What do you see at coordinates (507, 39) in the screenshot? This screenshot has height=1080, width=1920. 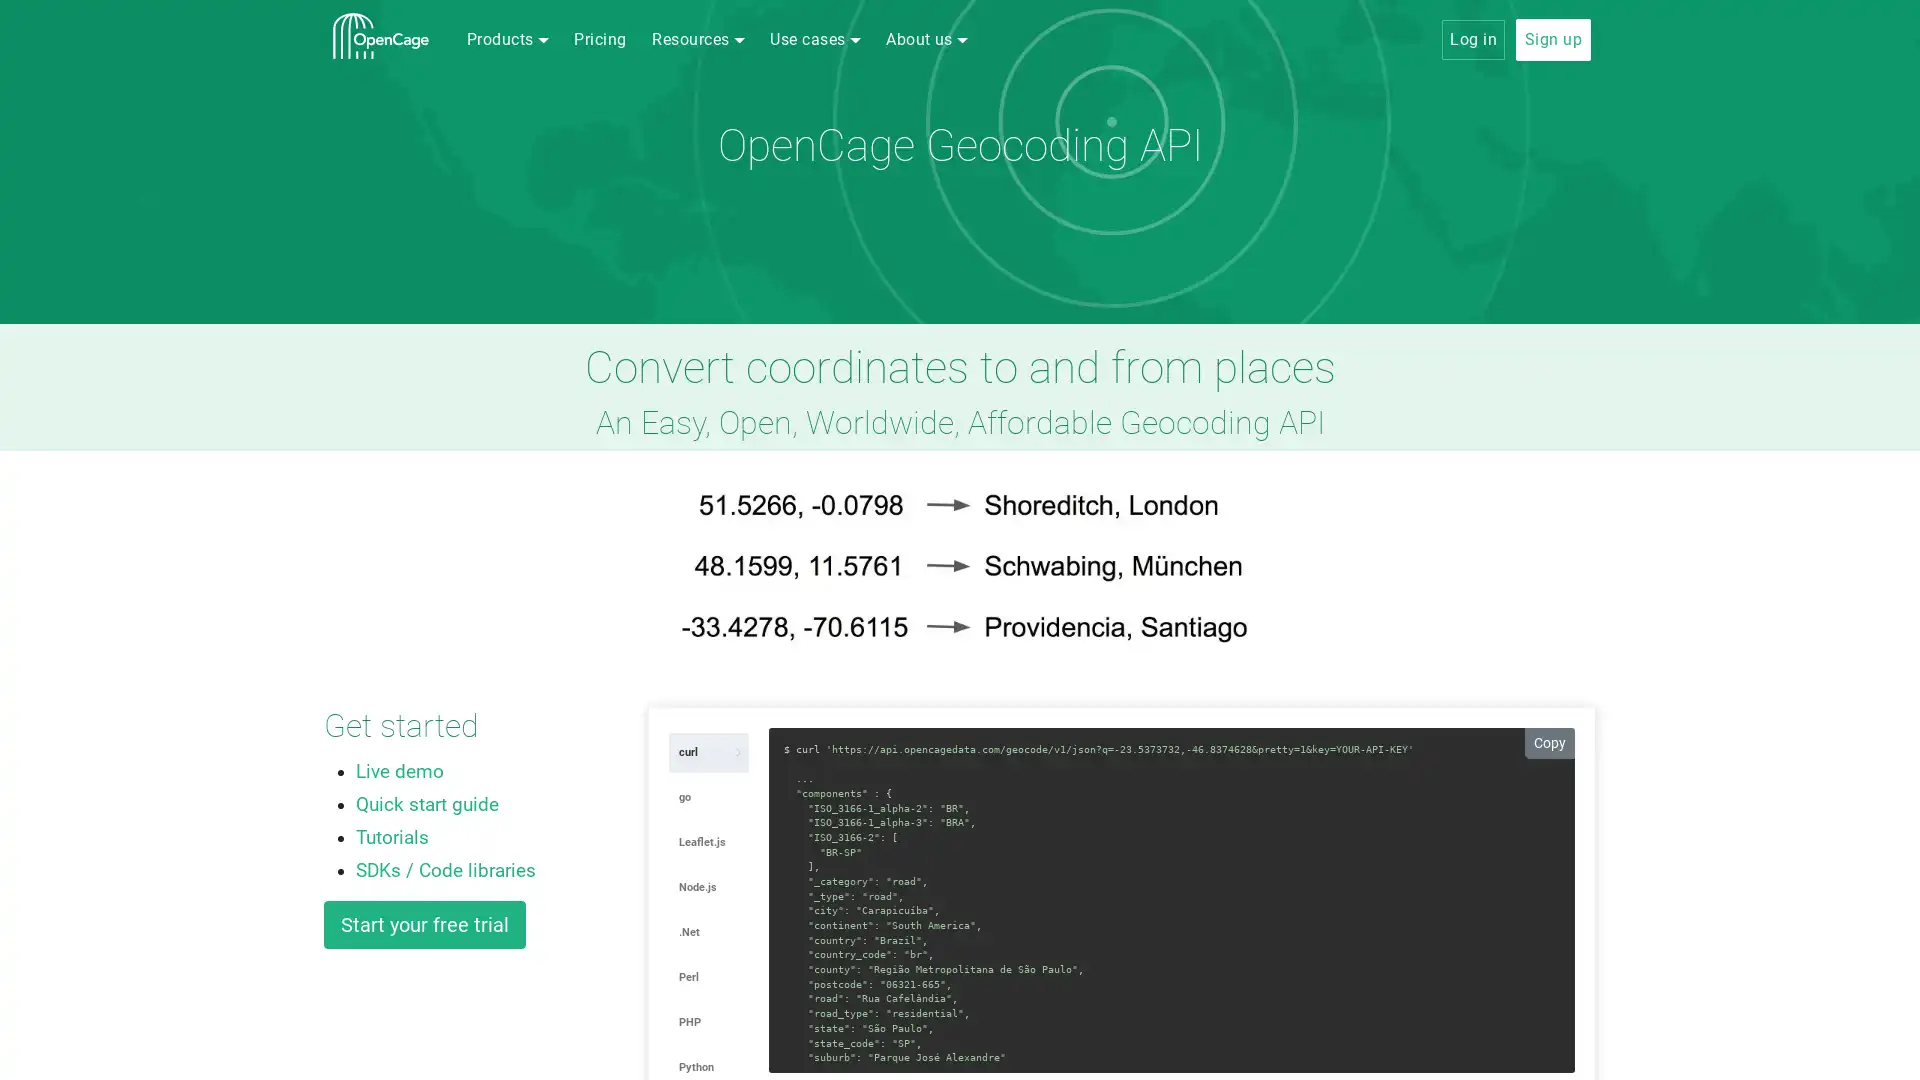 I see `Products` at bounding box center [507, 39].